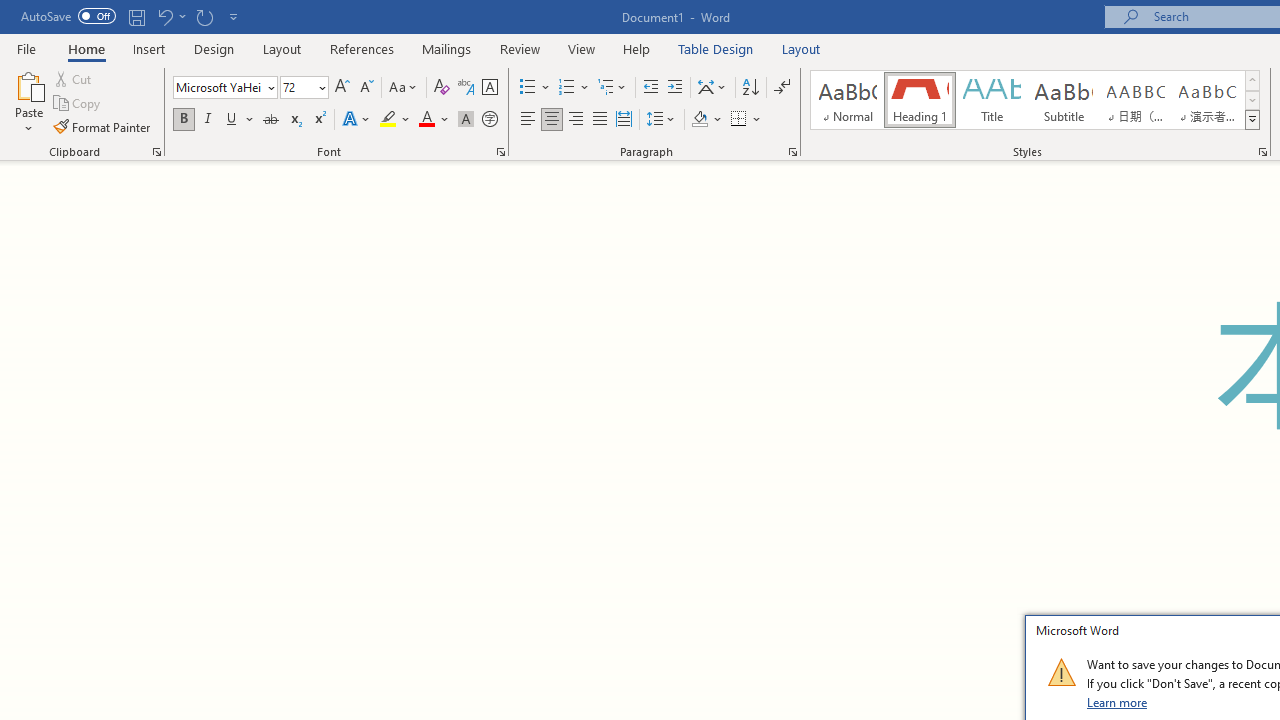 The height and width of the screenshot is (720, 1280). I want to click on 'Undo Grow Font', so click(164, 16).